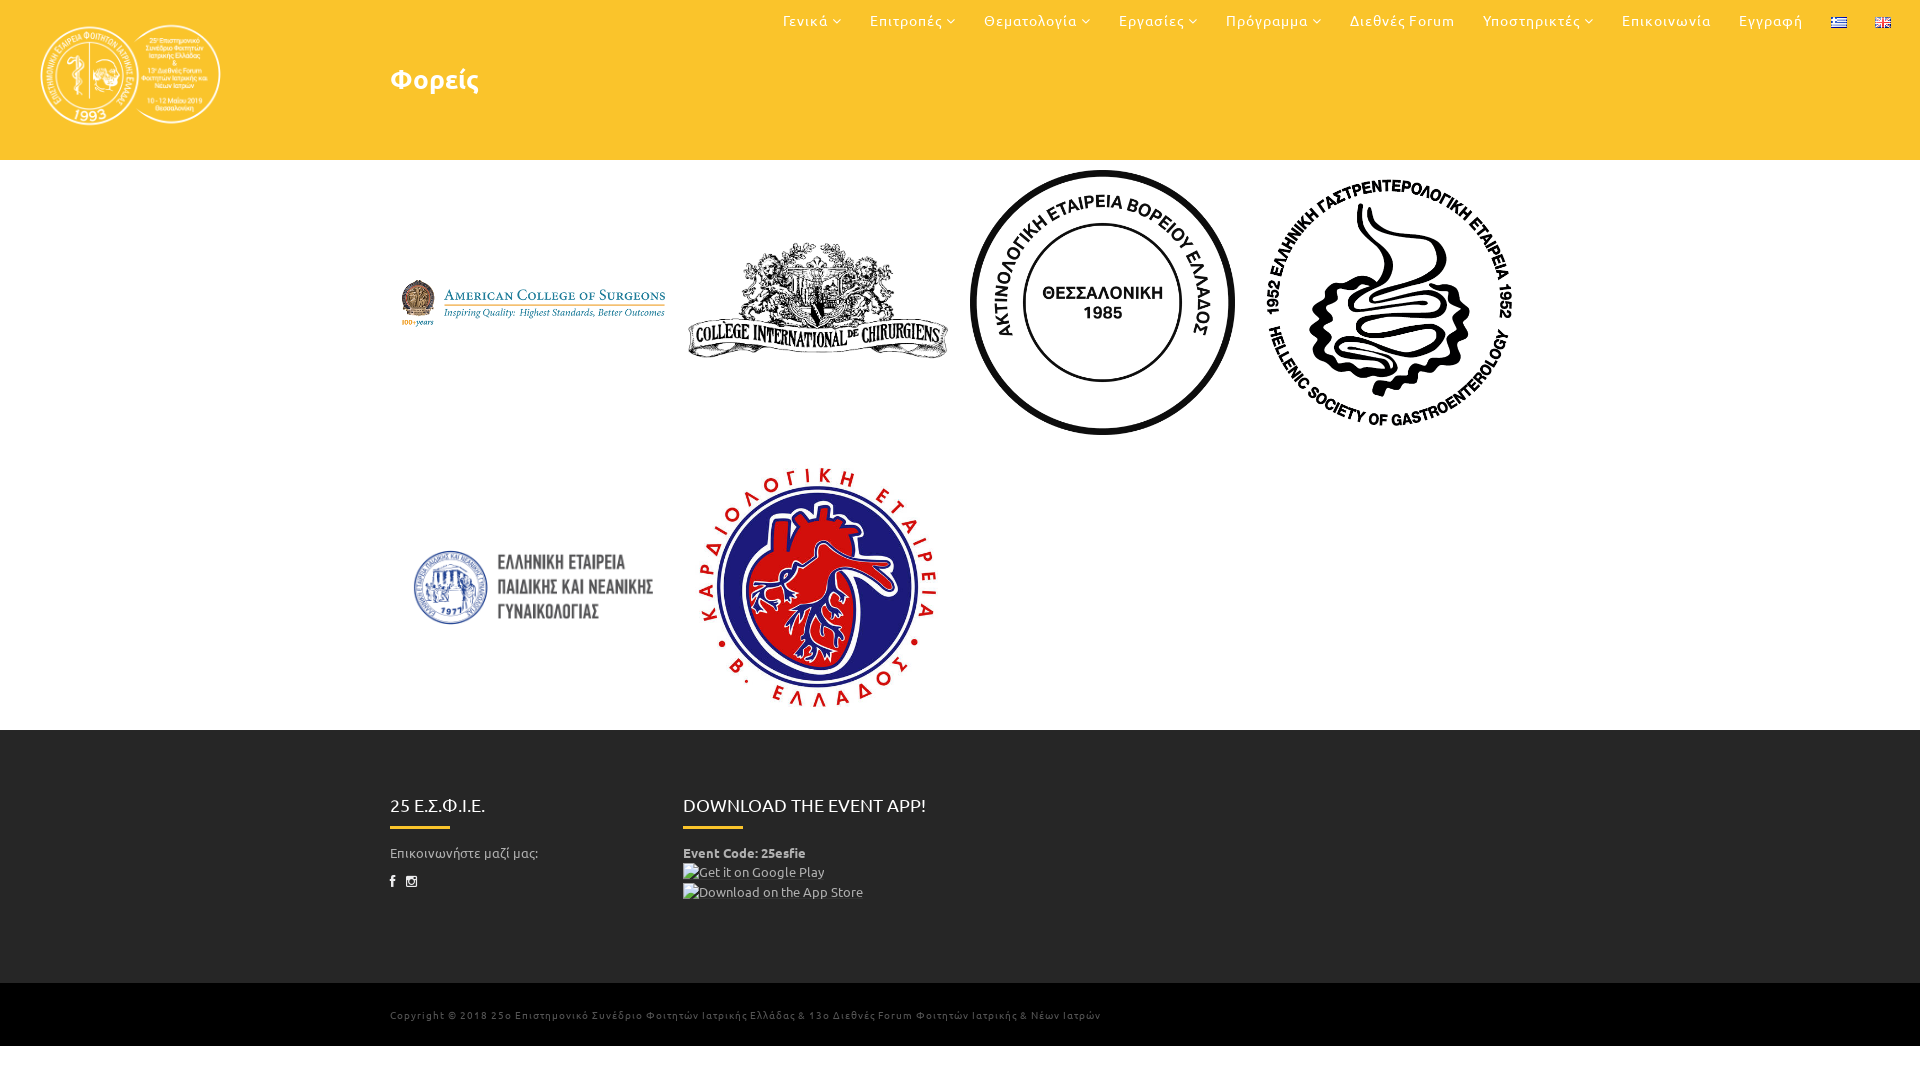  What do you see at coordinates (1881, 22) in the screenshot?
I see `'English'` at bounding box center [1881, 22].